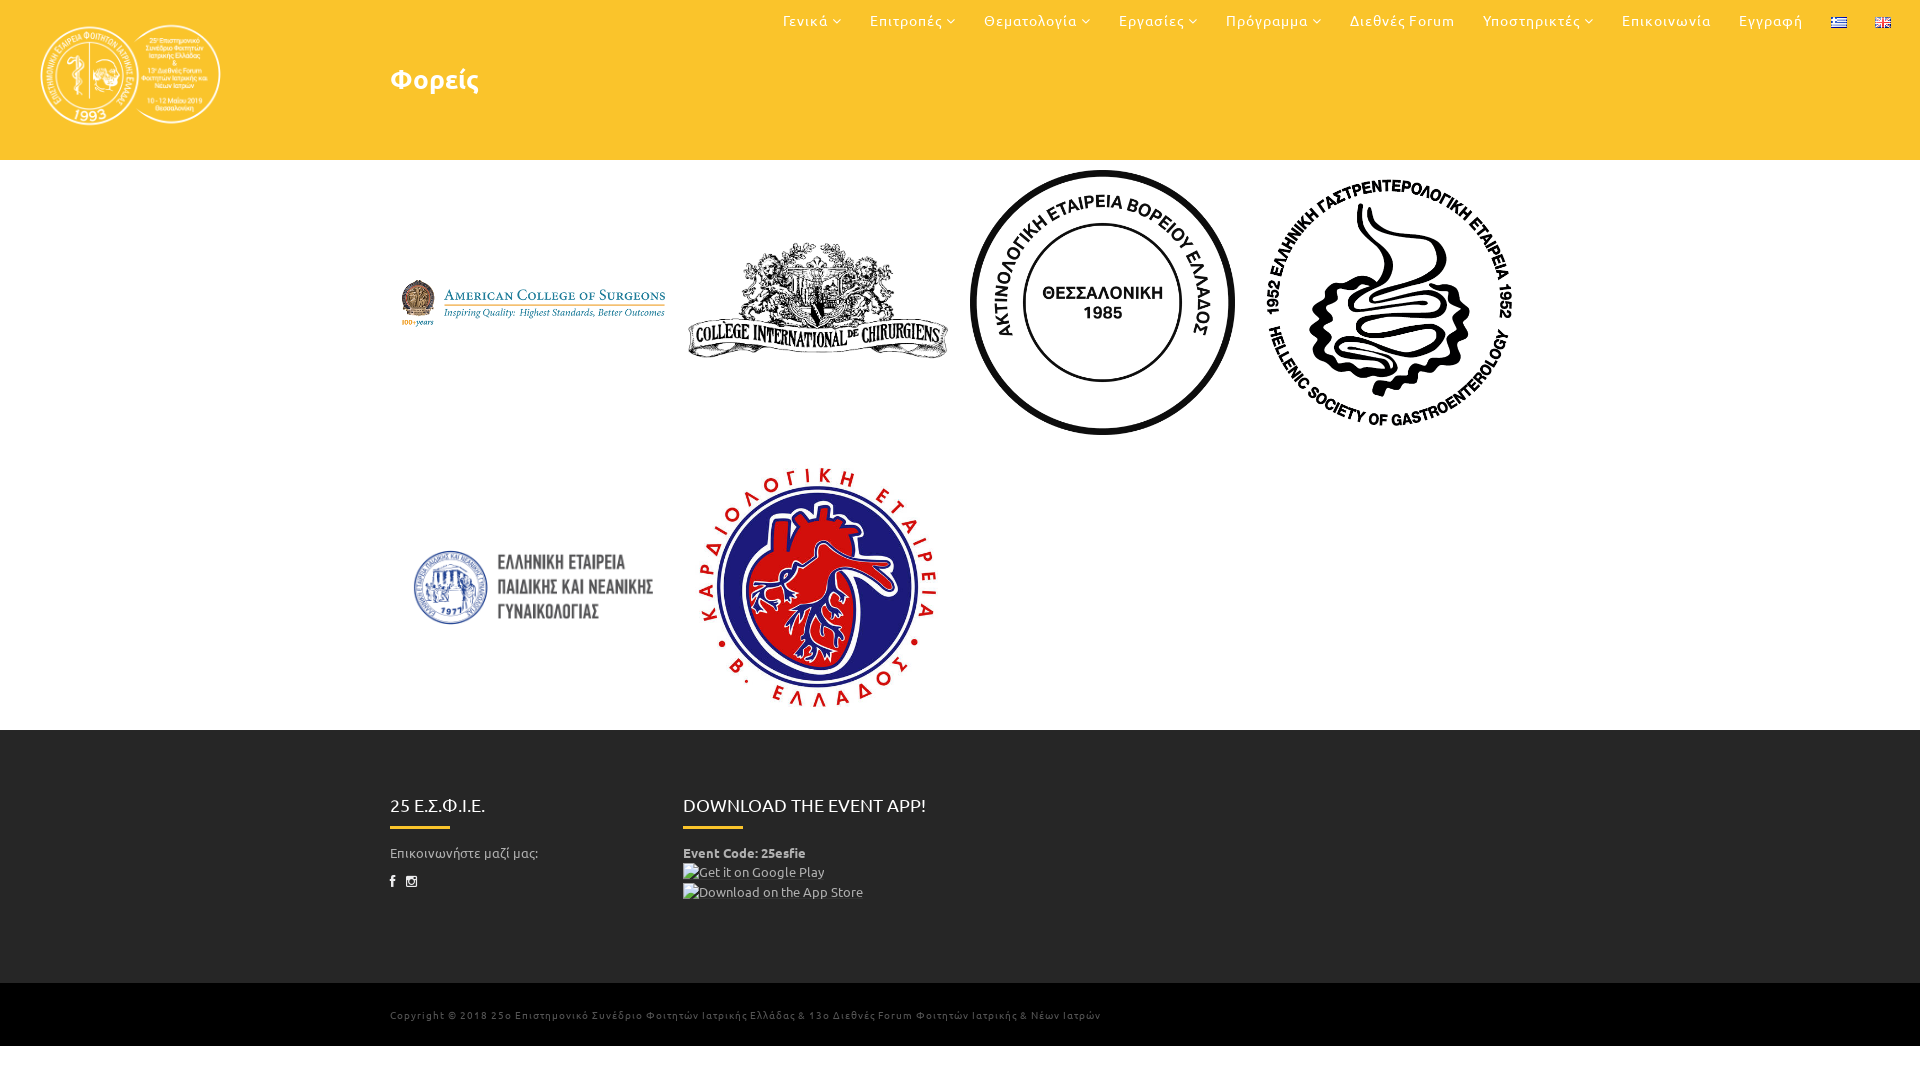  What do you see at coordinates (1881, 22) in the screenshot?
I see `'English'` at bounding box center [1881, 22].